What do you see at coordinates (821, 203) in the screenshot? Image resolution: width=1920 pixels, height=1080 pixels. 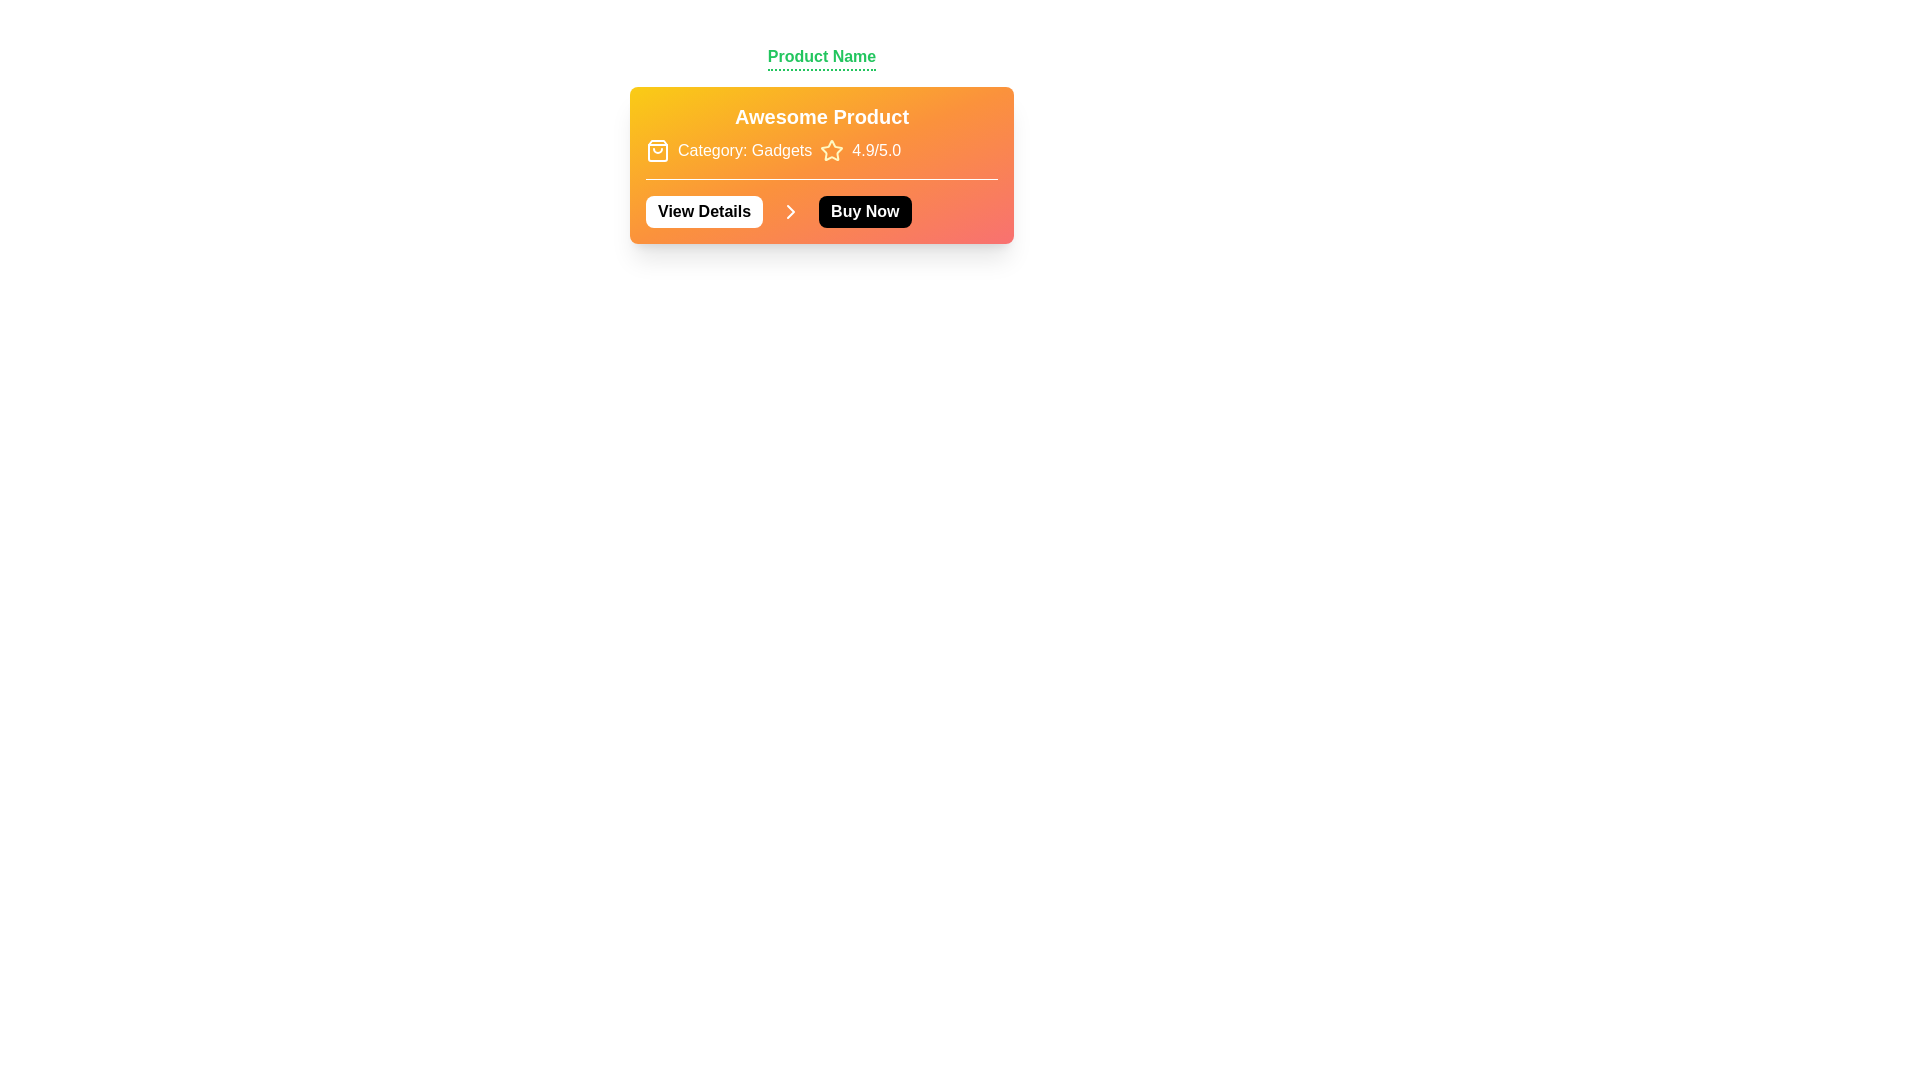 I see `the 'Buy Now' button, which is located to the right of the 'View Details' button and has white text on a black background` at bounding box center [821, 203].